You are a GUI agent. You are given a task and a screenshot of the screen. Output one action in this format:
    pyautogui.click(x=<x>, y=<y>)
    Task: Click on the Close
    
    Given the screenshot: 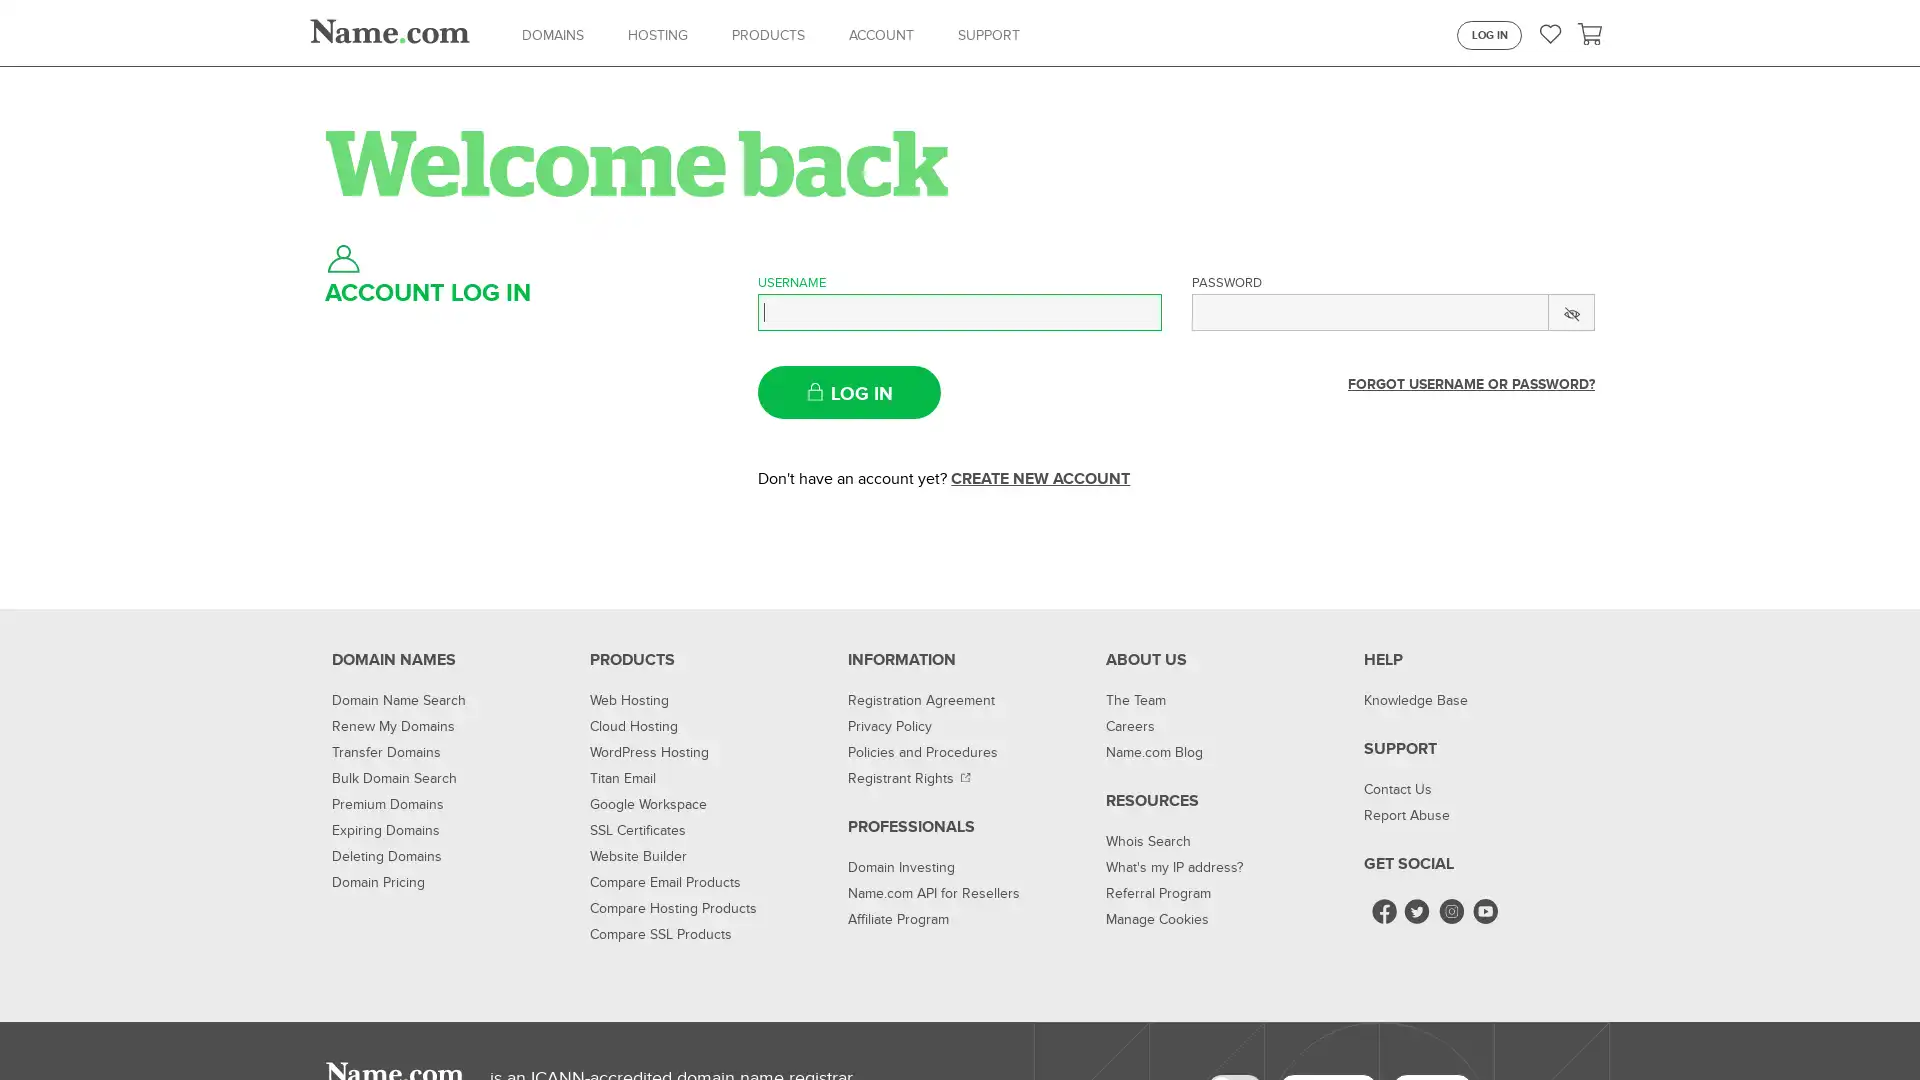 What is the action you would take?
    pyautogui.click(x=1886, y=1026)
    